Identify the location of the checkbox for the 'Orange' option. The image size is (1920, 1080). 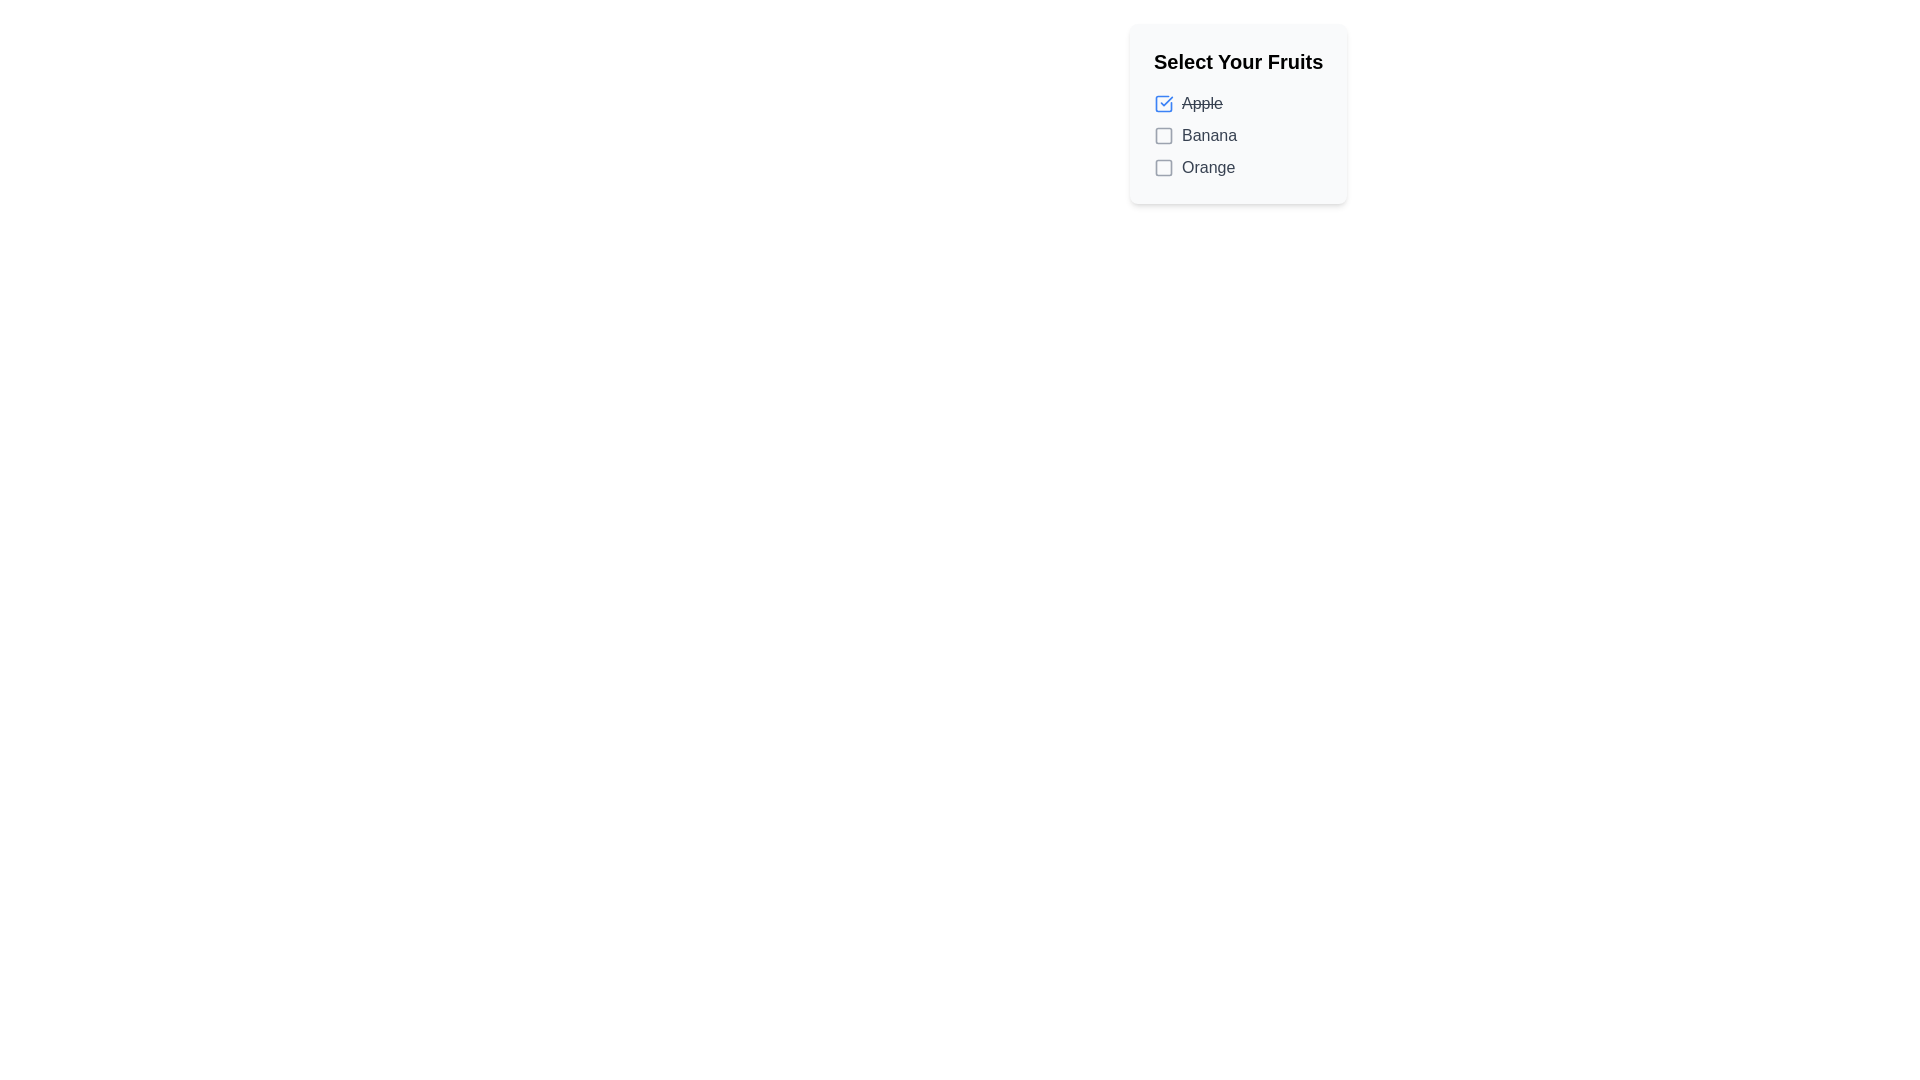
(1163, 167).